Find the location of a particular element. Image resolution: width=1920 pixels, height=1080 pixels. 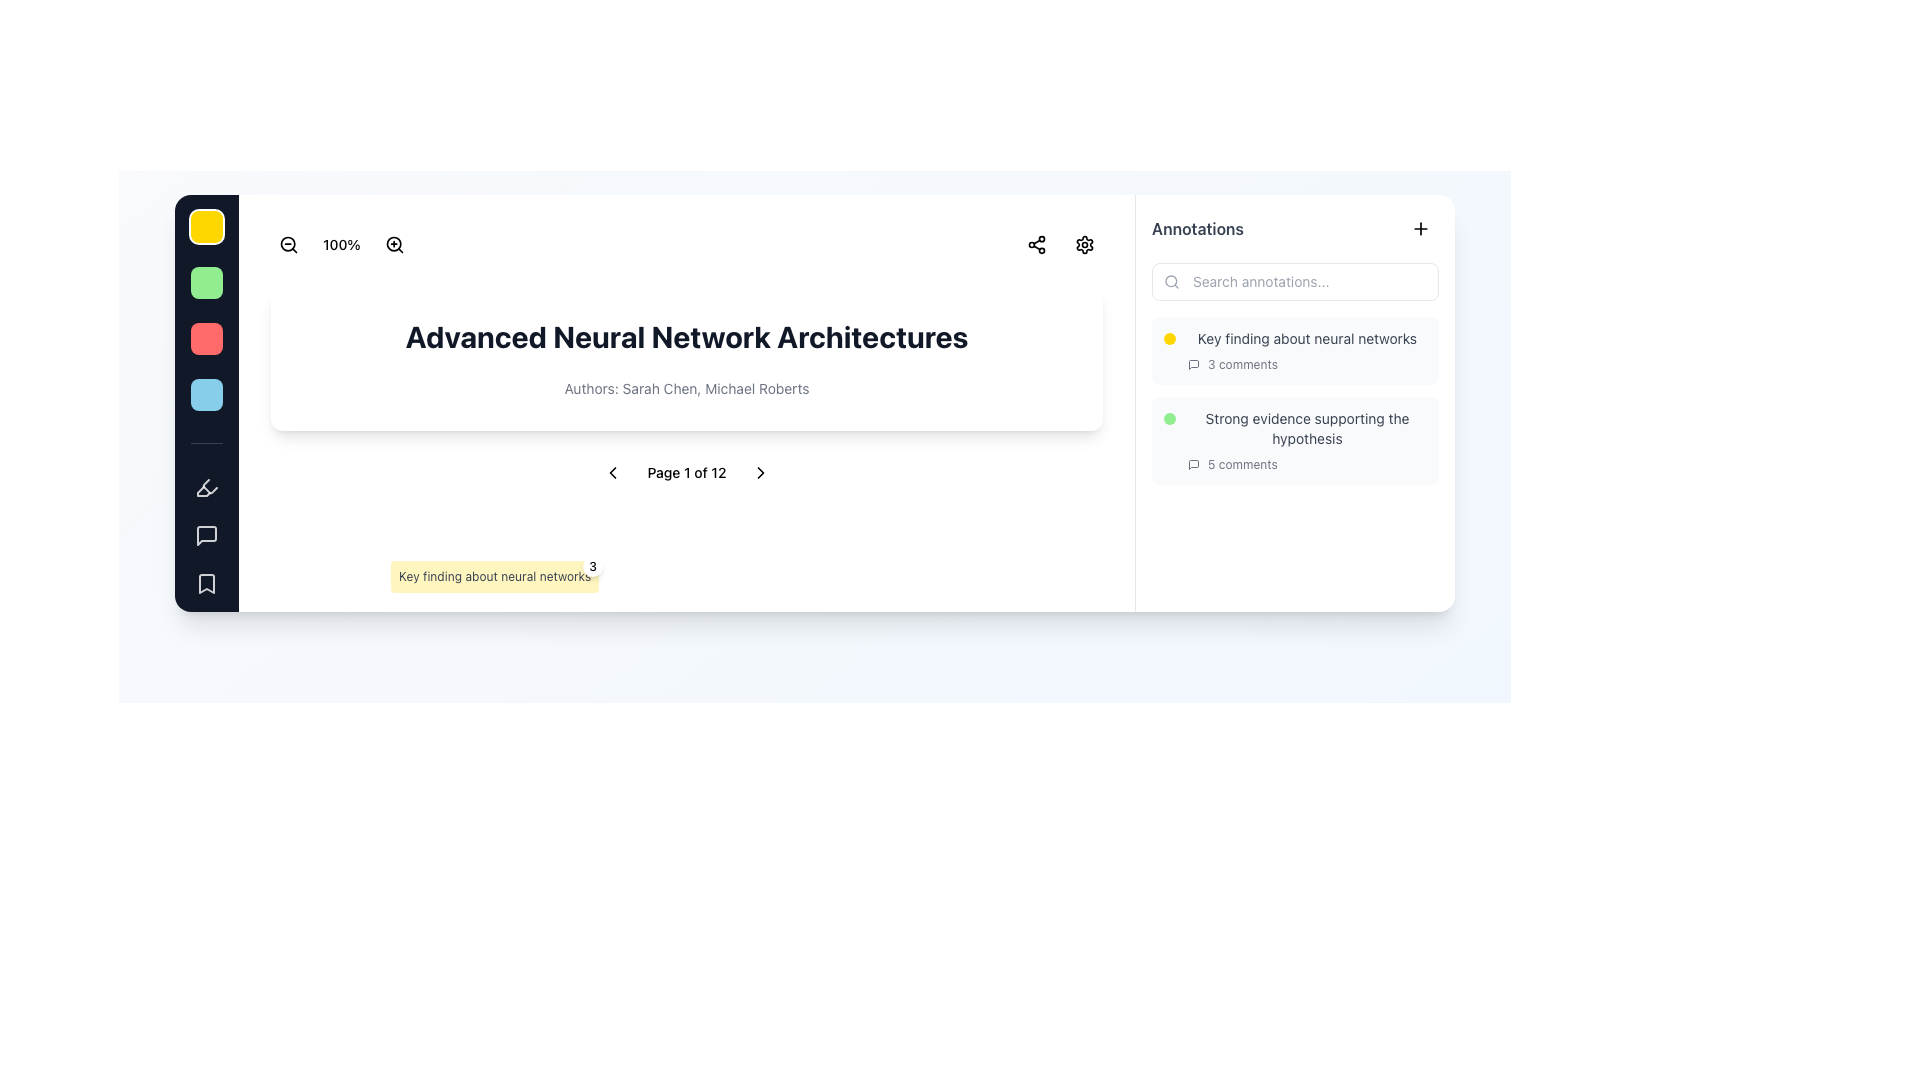

the second list item in the annotation panel, which summarizes an annotation with the title 'Strong evidence supporting the hypothesis' and indicates '5 comments' is located at coordinates (1295, 439).